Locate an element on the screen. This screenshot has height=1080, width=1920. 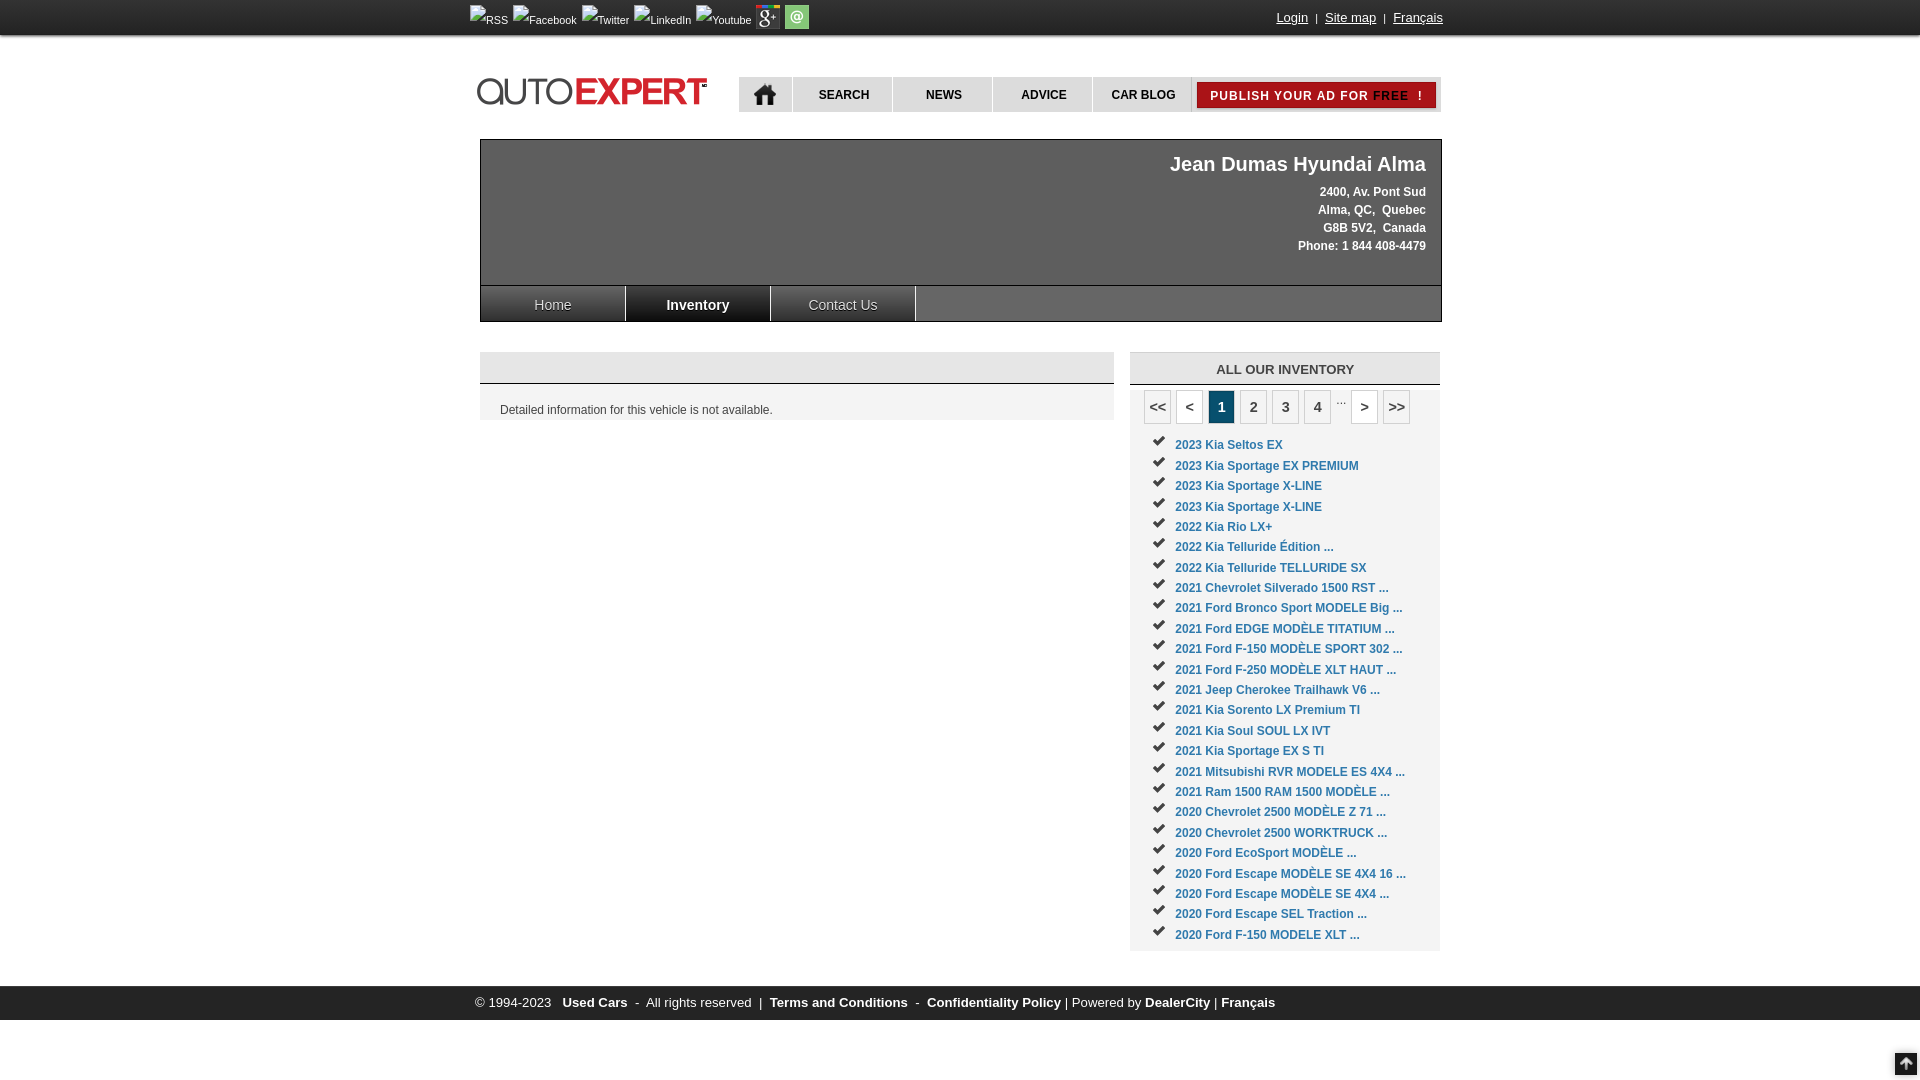
'Terms and Conditions' is located at coordinates (839, 1002).